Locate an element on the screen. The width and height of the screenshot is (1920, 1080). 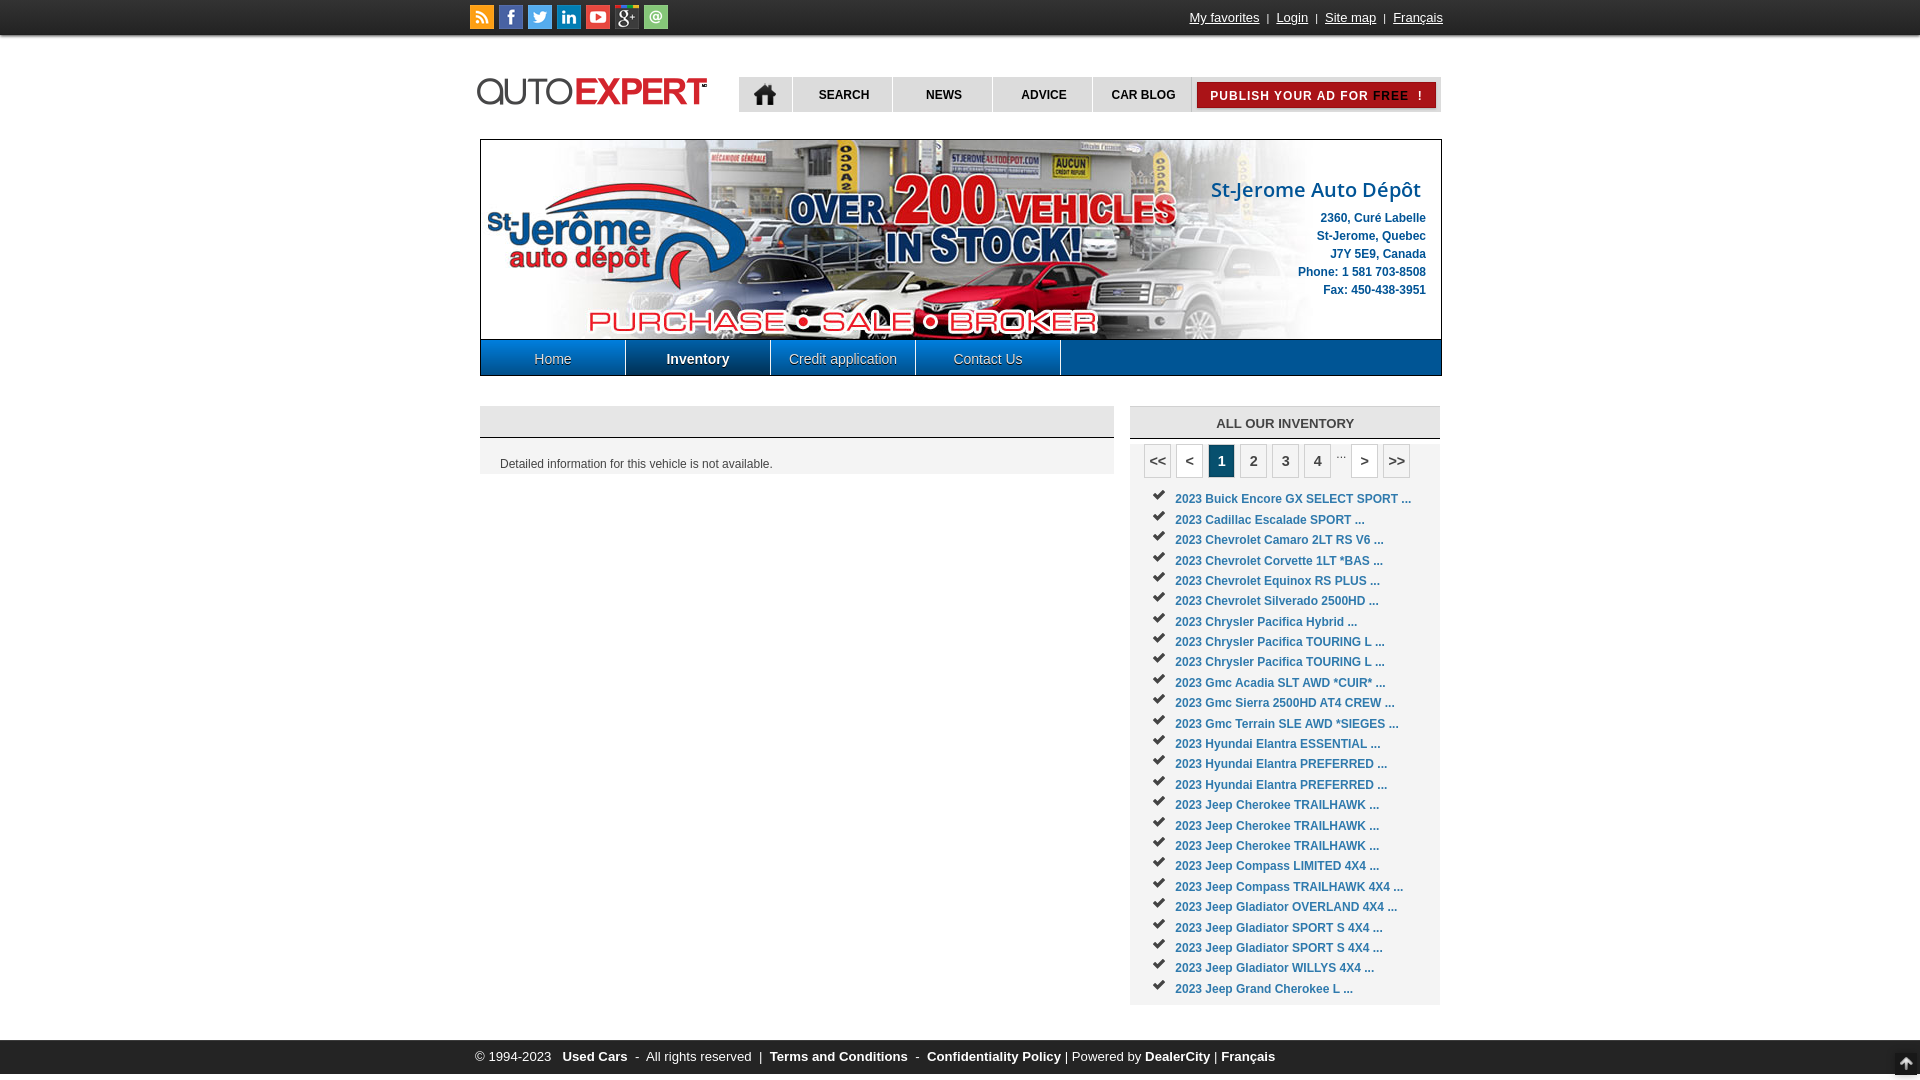
'ADVICE' is located at coordinates (1040, 94).